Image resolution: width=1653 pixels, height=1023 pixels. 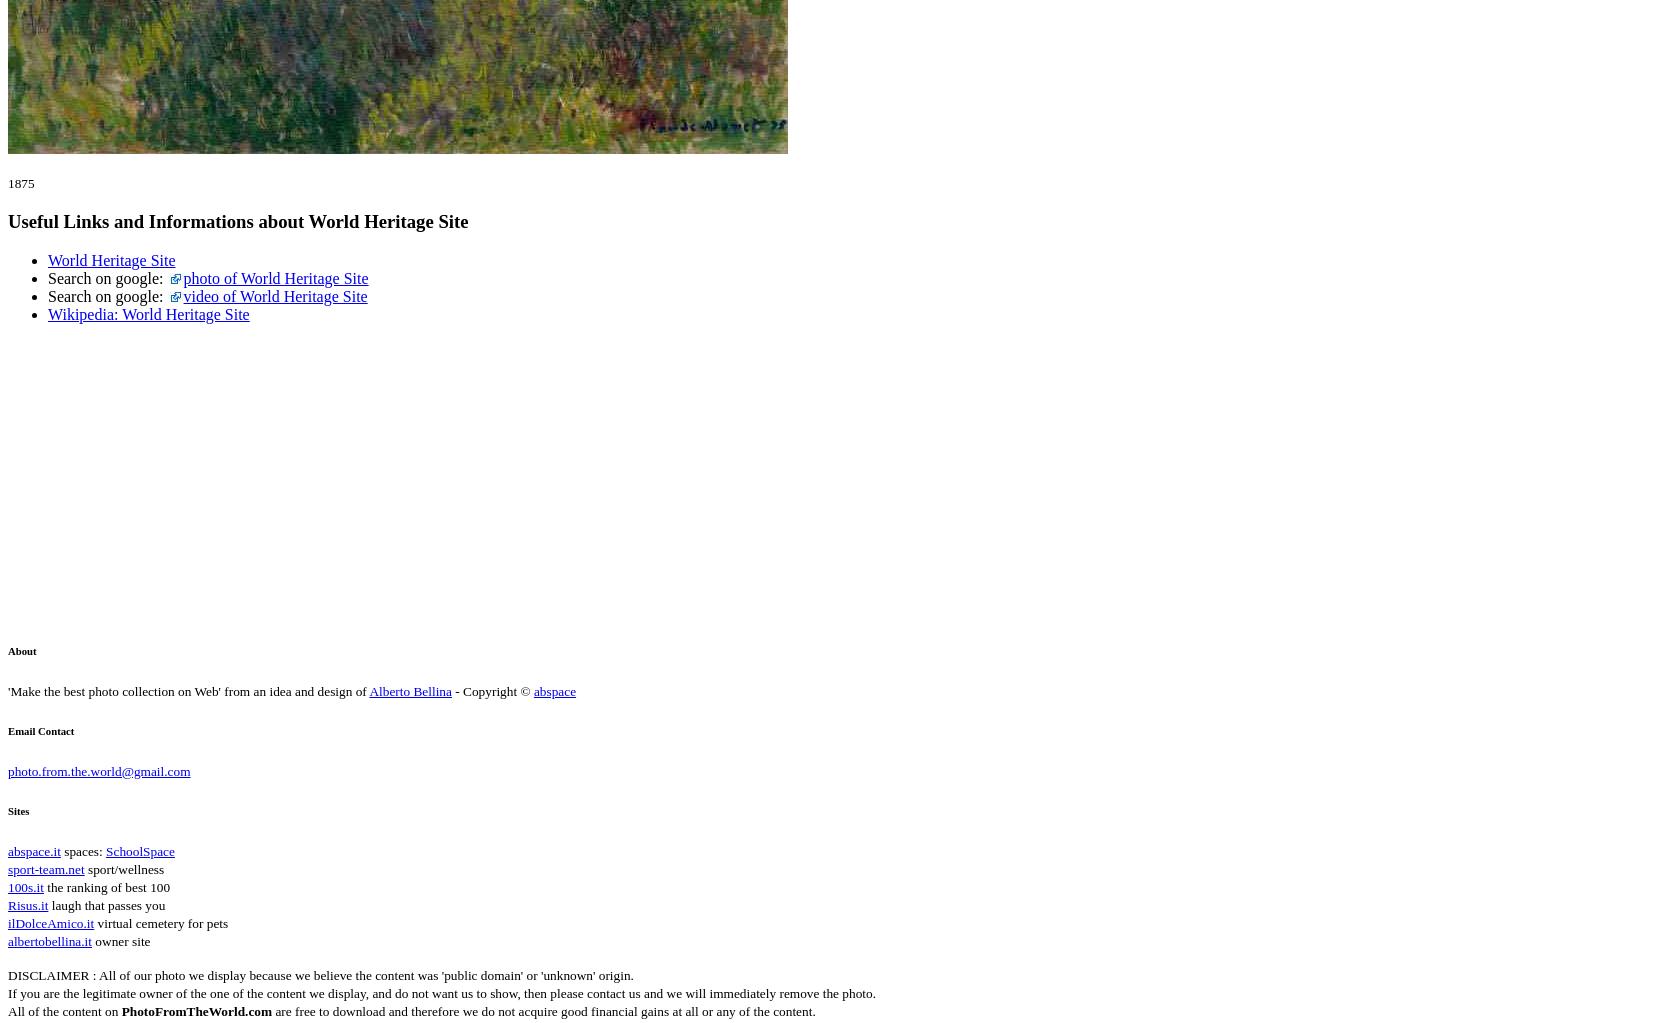 I want to click on 'video of World Heritage Site', so click(x=274, y=294).